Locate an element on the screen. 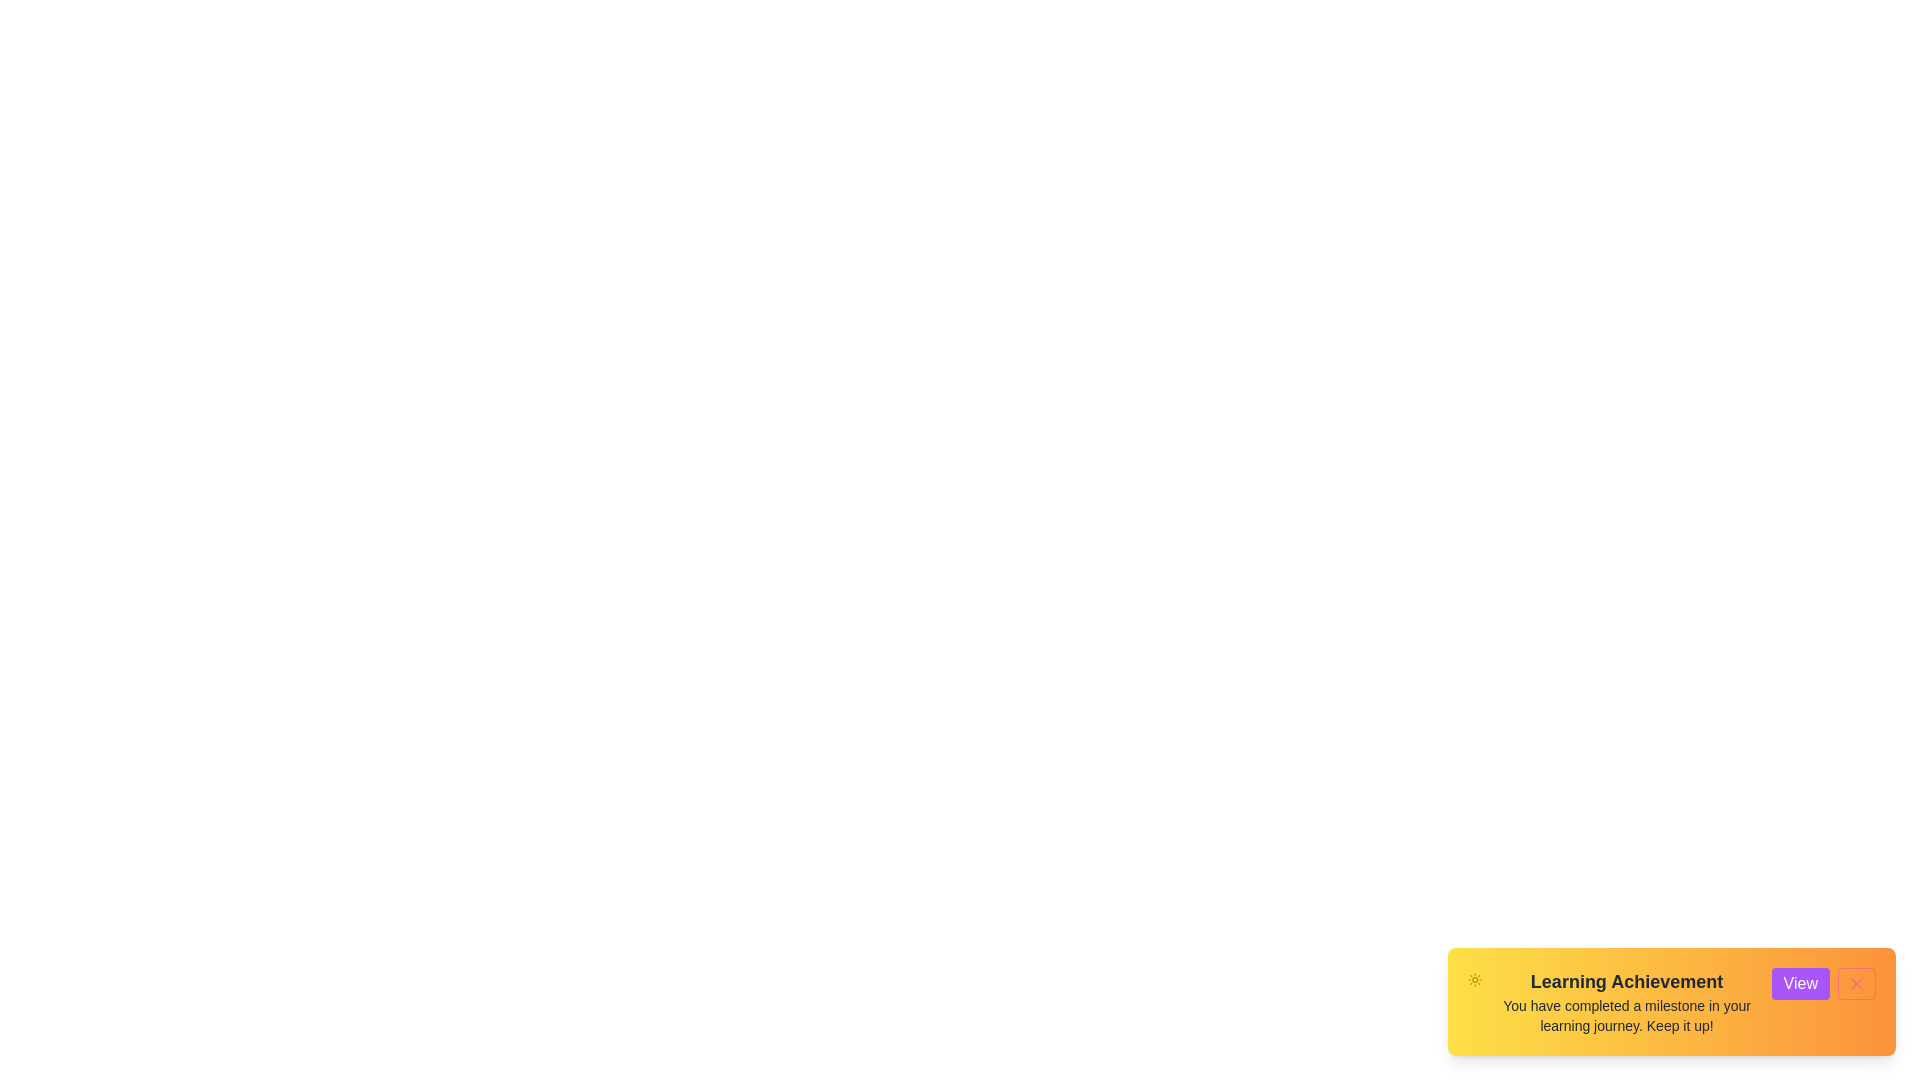 The image size is (1920, 1080). 'View' button is located at coordinates (1800, 982).